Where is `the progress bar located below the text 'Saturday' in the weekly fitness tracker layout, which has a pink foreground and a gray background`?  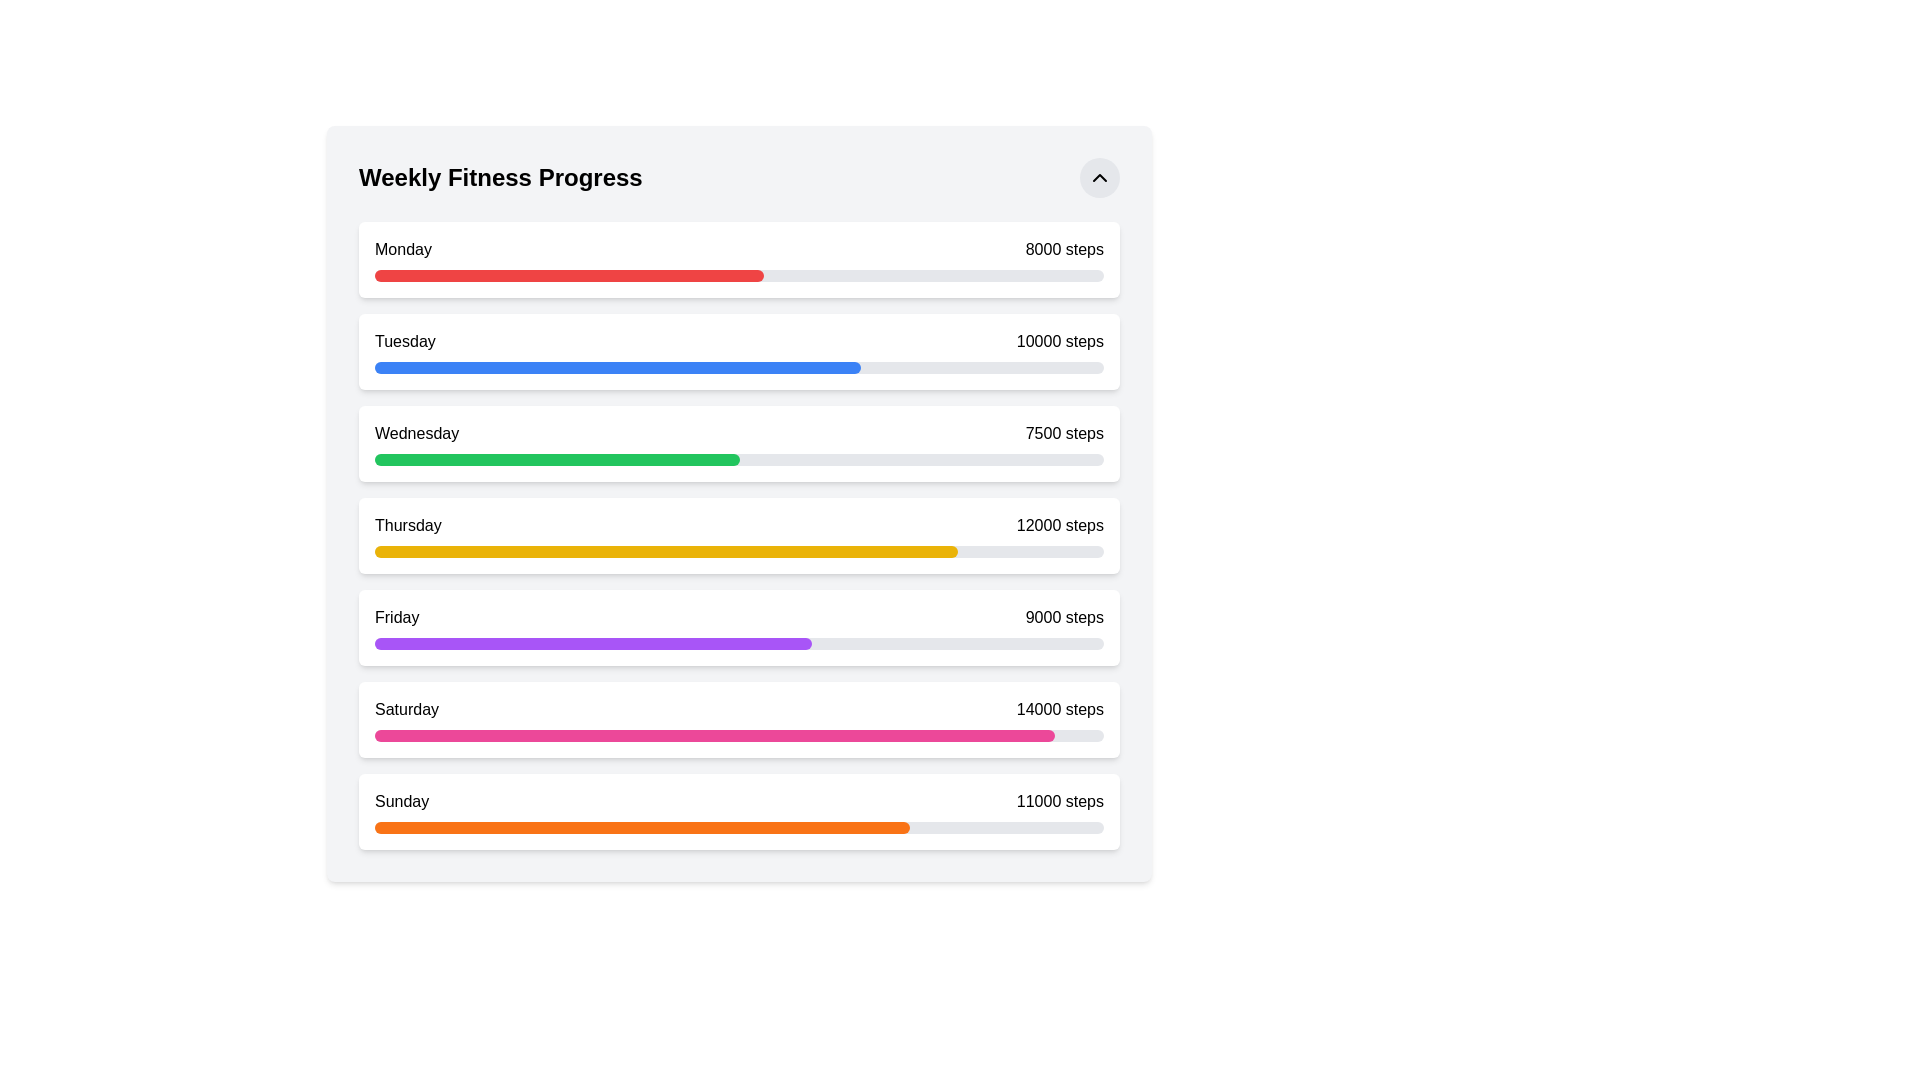 the progress bar located below the text 'Saturday' in the weekly fitness tracker layout, which has a pink foreground and a gray background is located at coordinates (738, 732).